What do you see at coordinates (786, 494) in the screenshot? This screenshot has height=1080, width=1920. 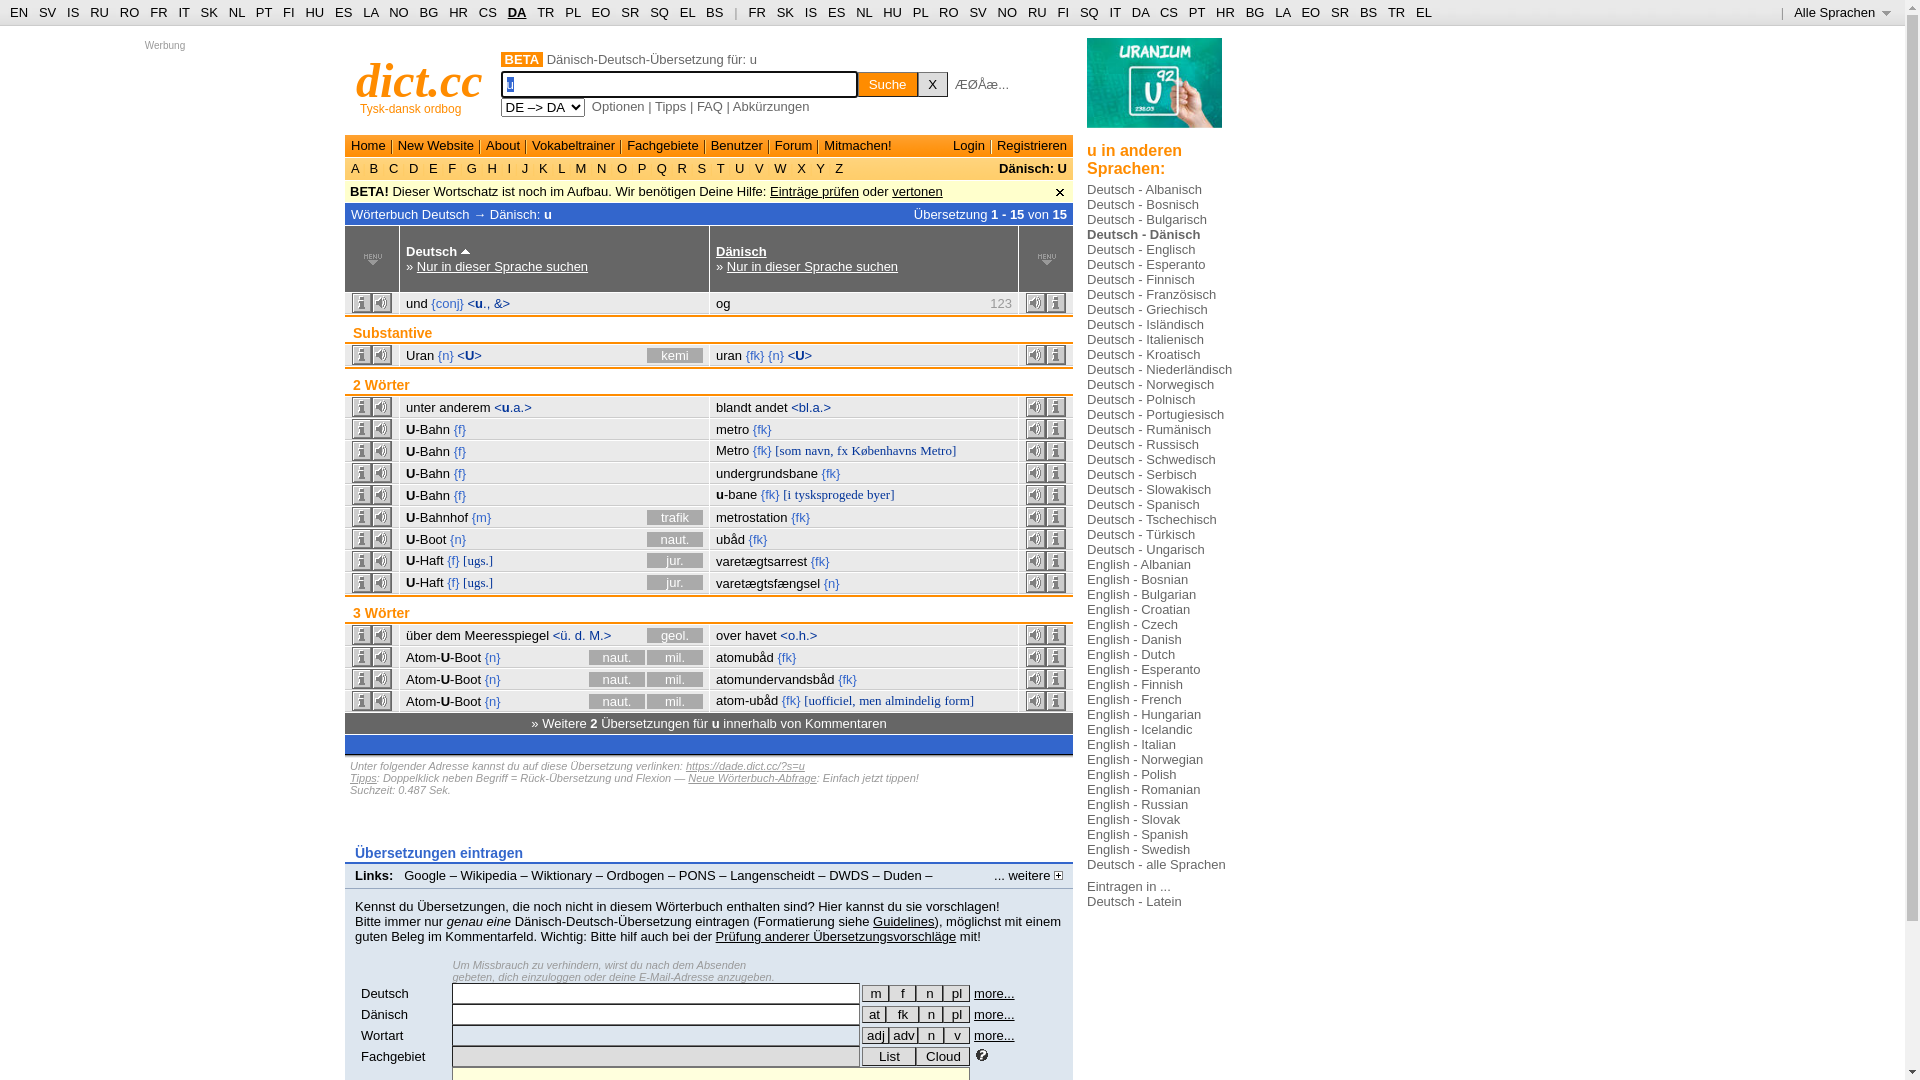 I see `'[i'` at bounding box center [786, 494].